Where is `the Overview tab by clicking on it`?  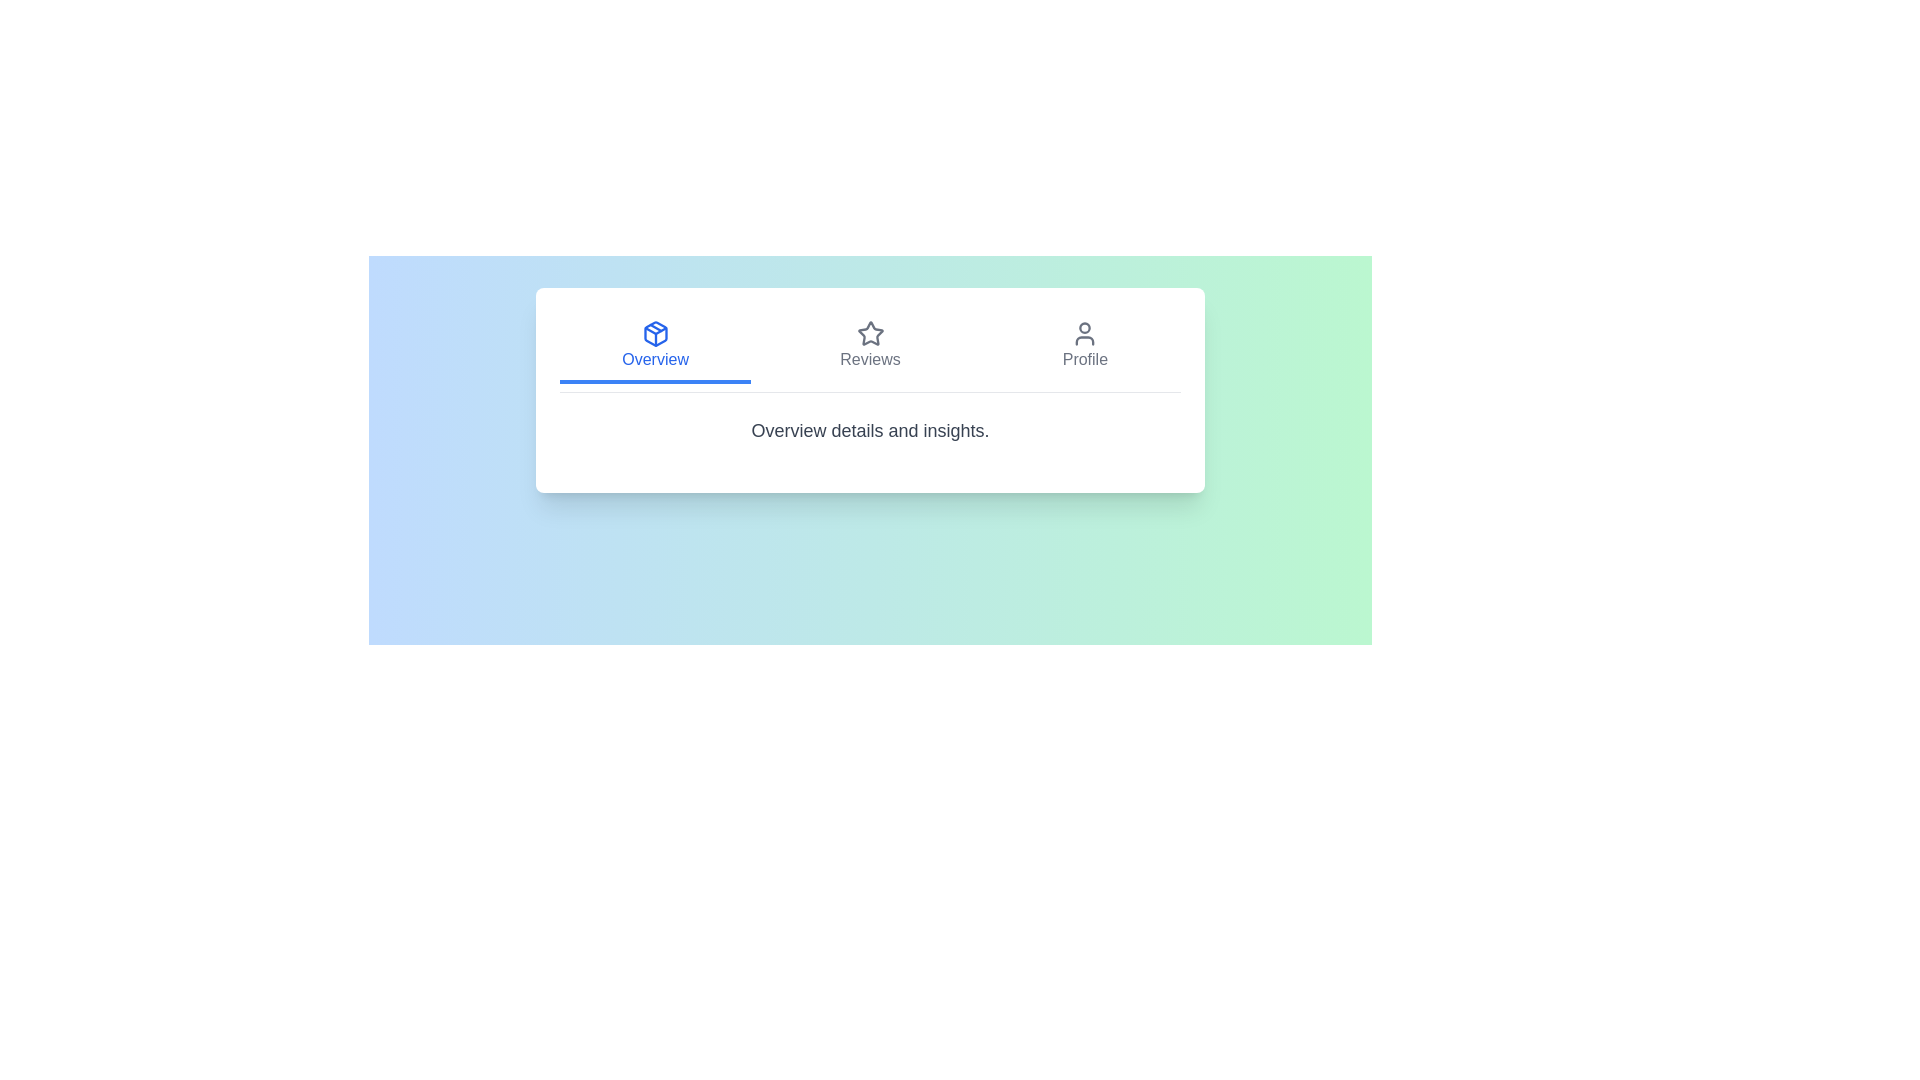
the Overview tab by clicking on it is located at coordinates (655, 346).